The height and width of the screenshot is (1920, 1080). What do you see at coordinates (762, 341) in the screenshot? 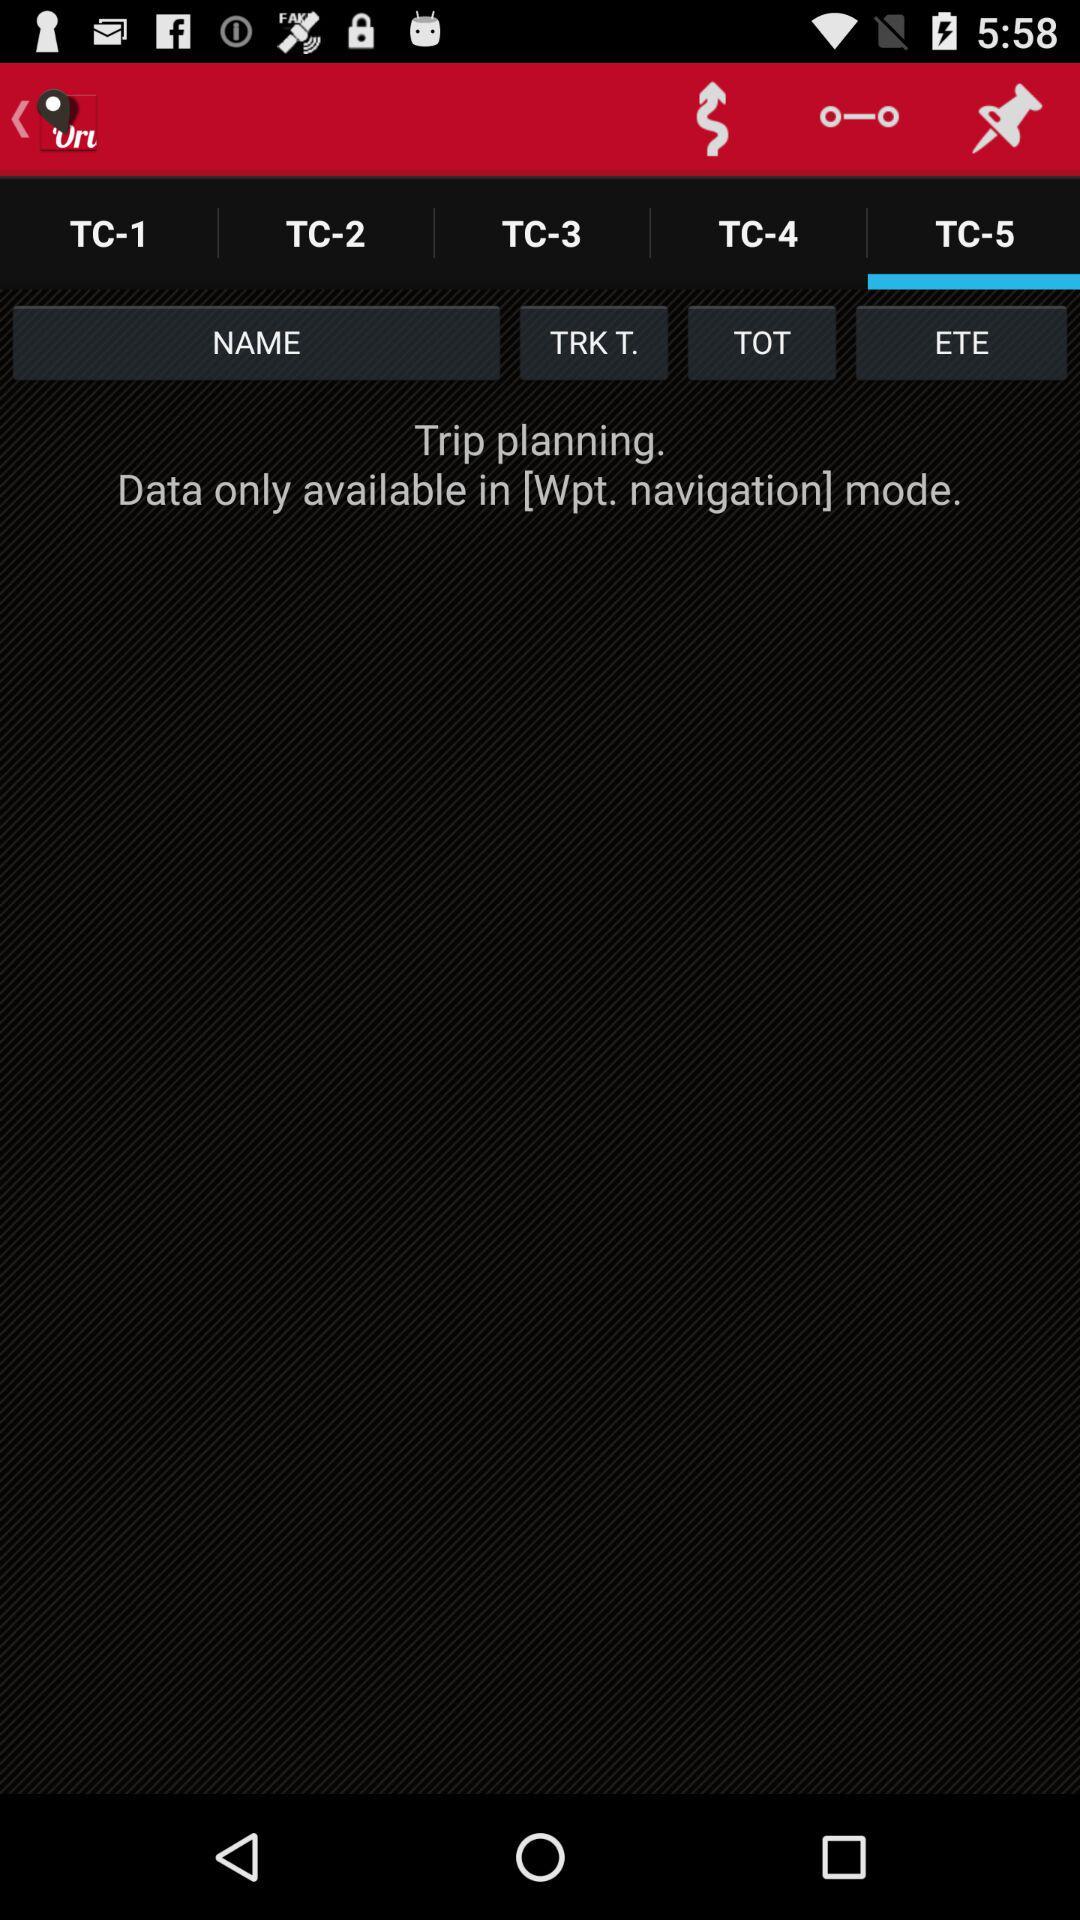
I see `the icon below the tc-4 app` at bounding box center [762, 341].